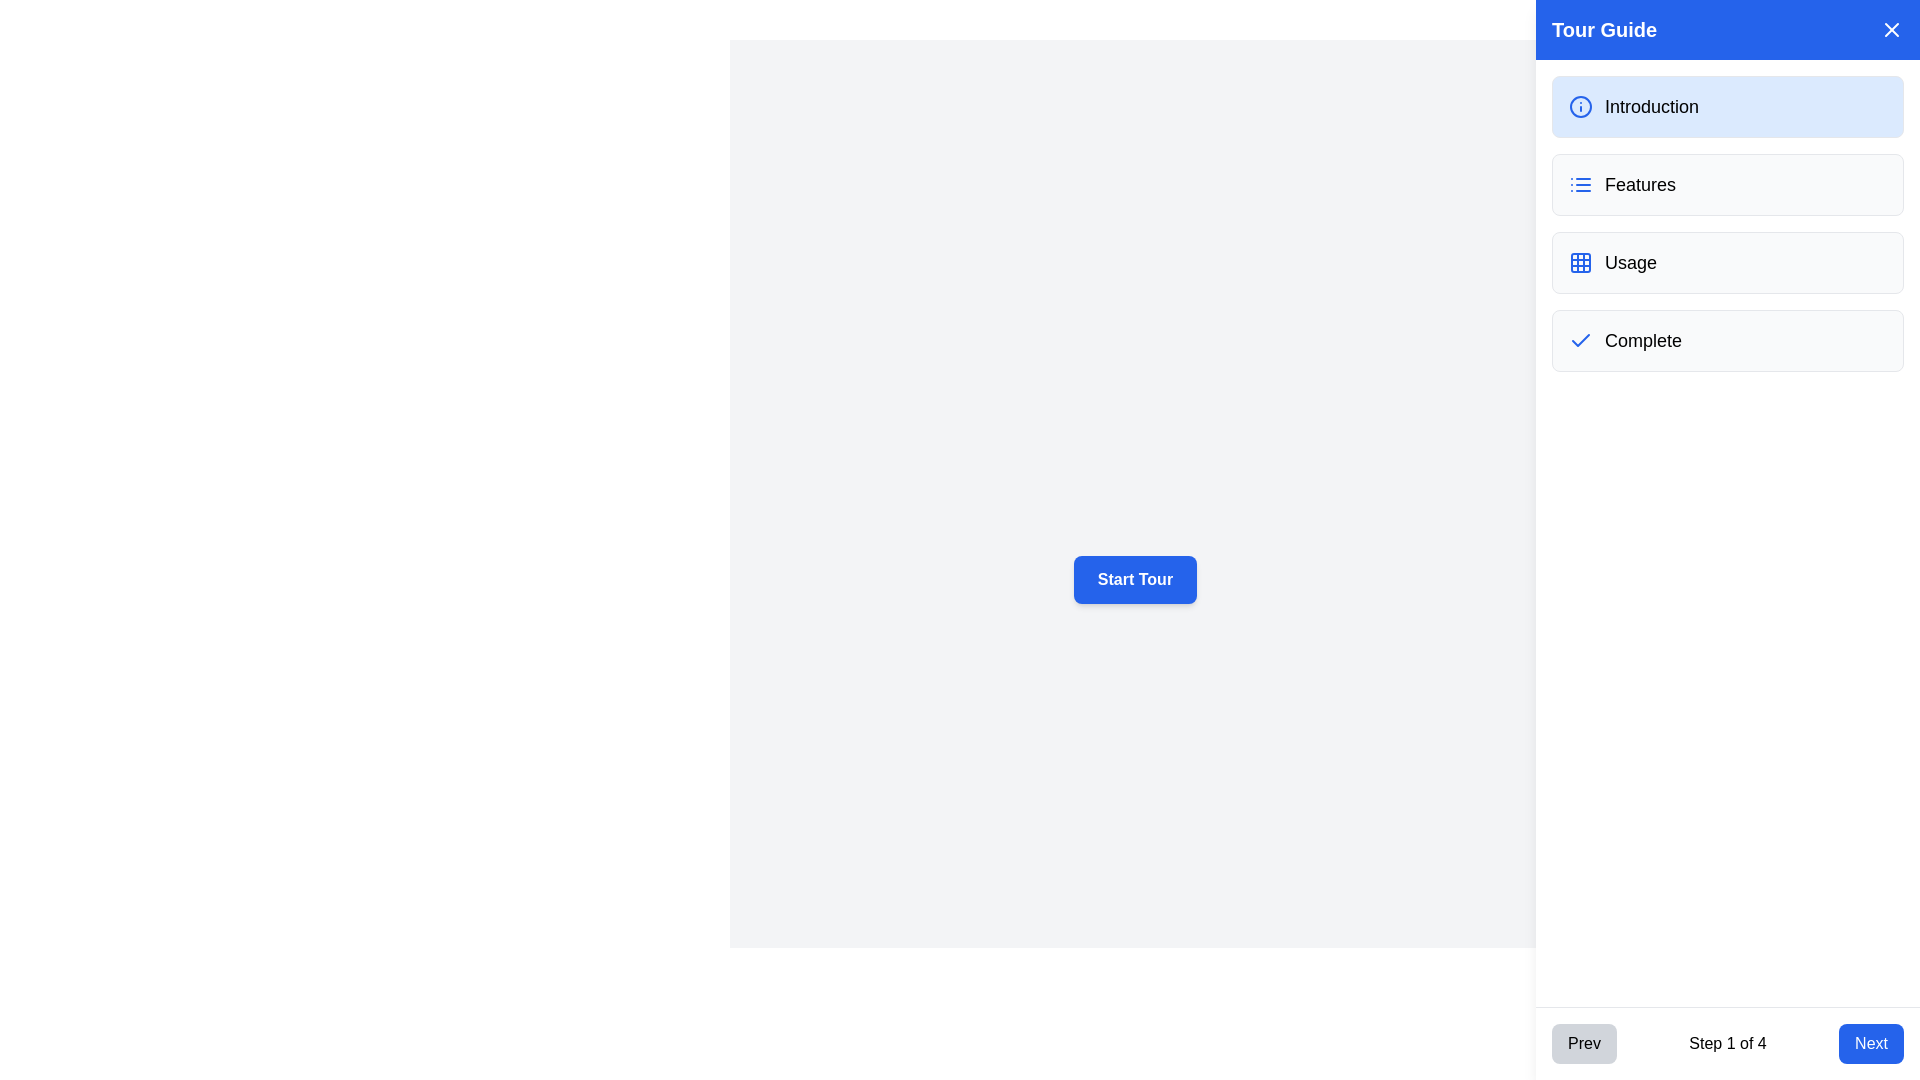 The image size is (1920, 1080). What do you see at coordinates (1579, 107) in the screenshot?
I see `the circular emblem icon that represents the information button next to the 'Introduction' text in the 'Tour Guide' menu column` at bounding box center [1579, 107].